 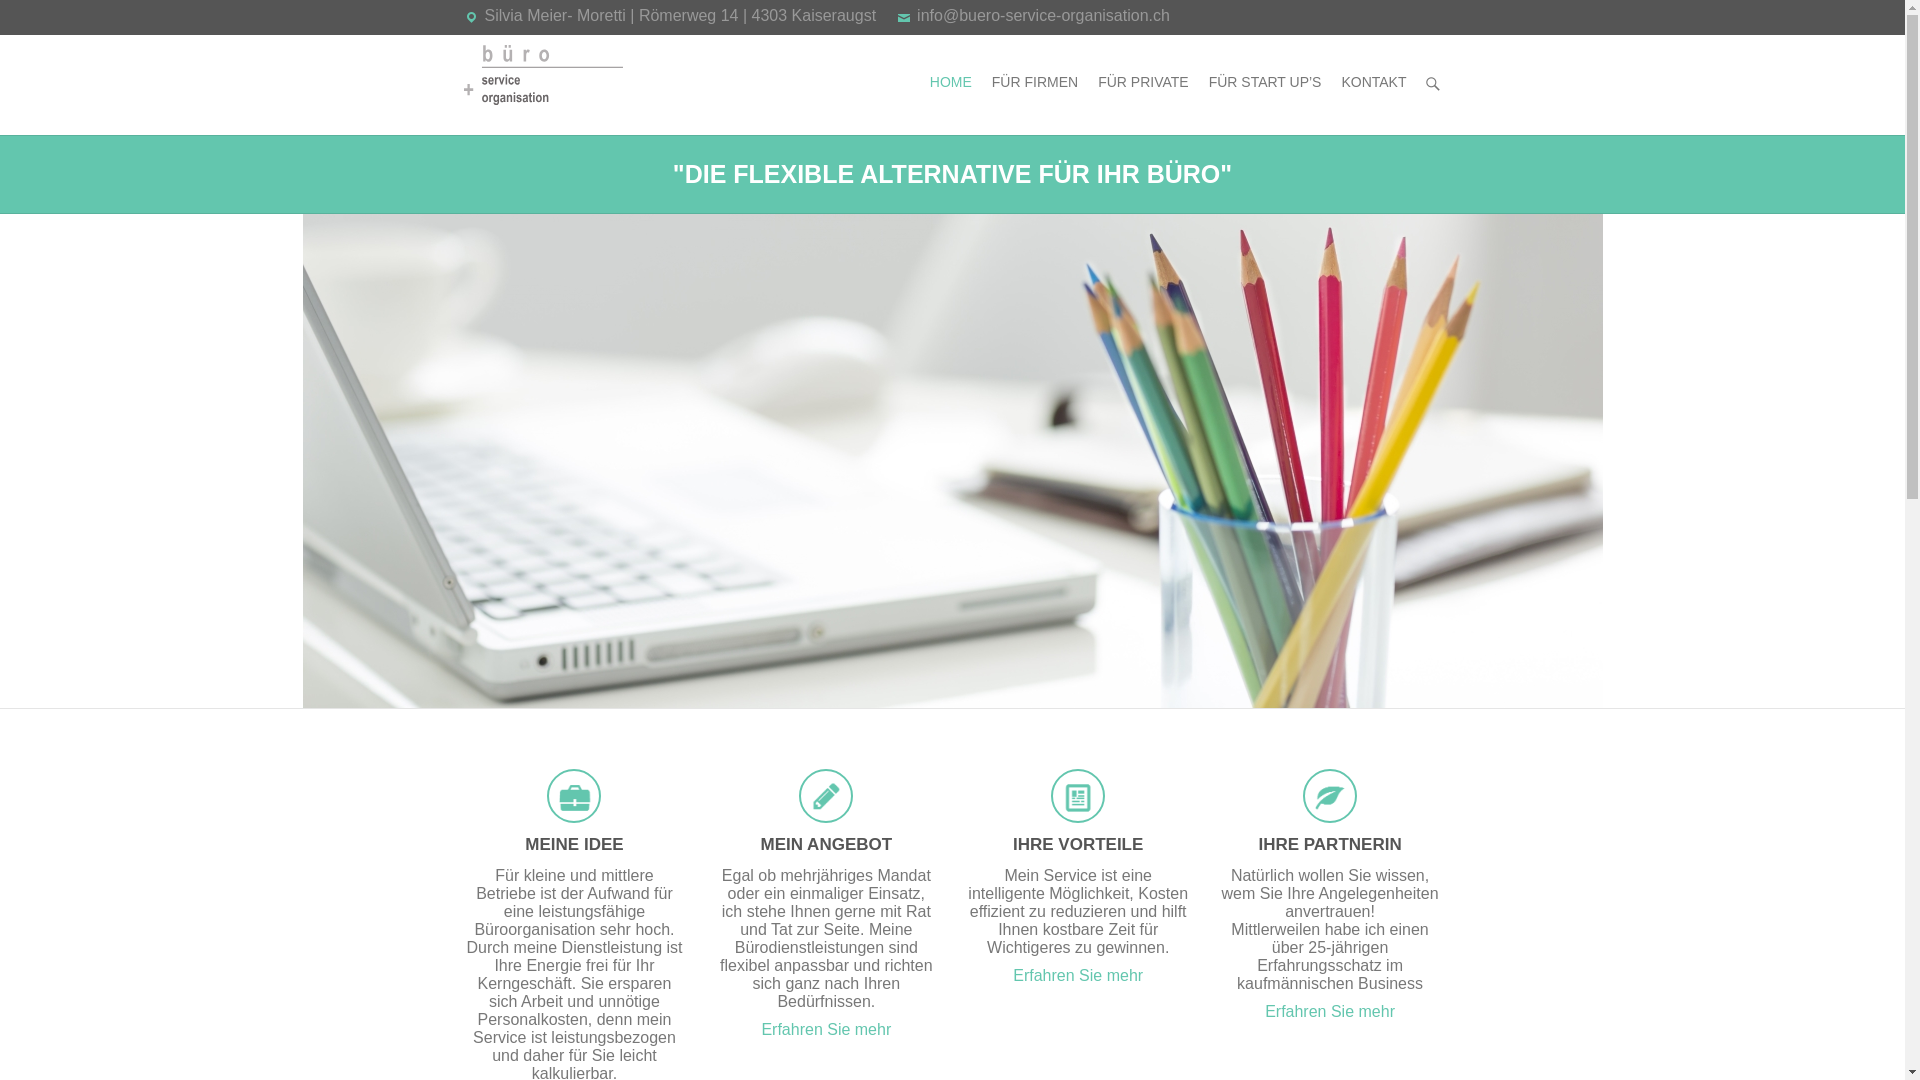 I want to click on 'info@buero-service-organisation.ch', so click(x=1042, y=15).